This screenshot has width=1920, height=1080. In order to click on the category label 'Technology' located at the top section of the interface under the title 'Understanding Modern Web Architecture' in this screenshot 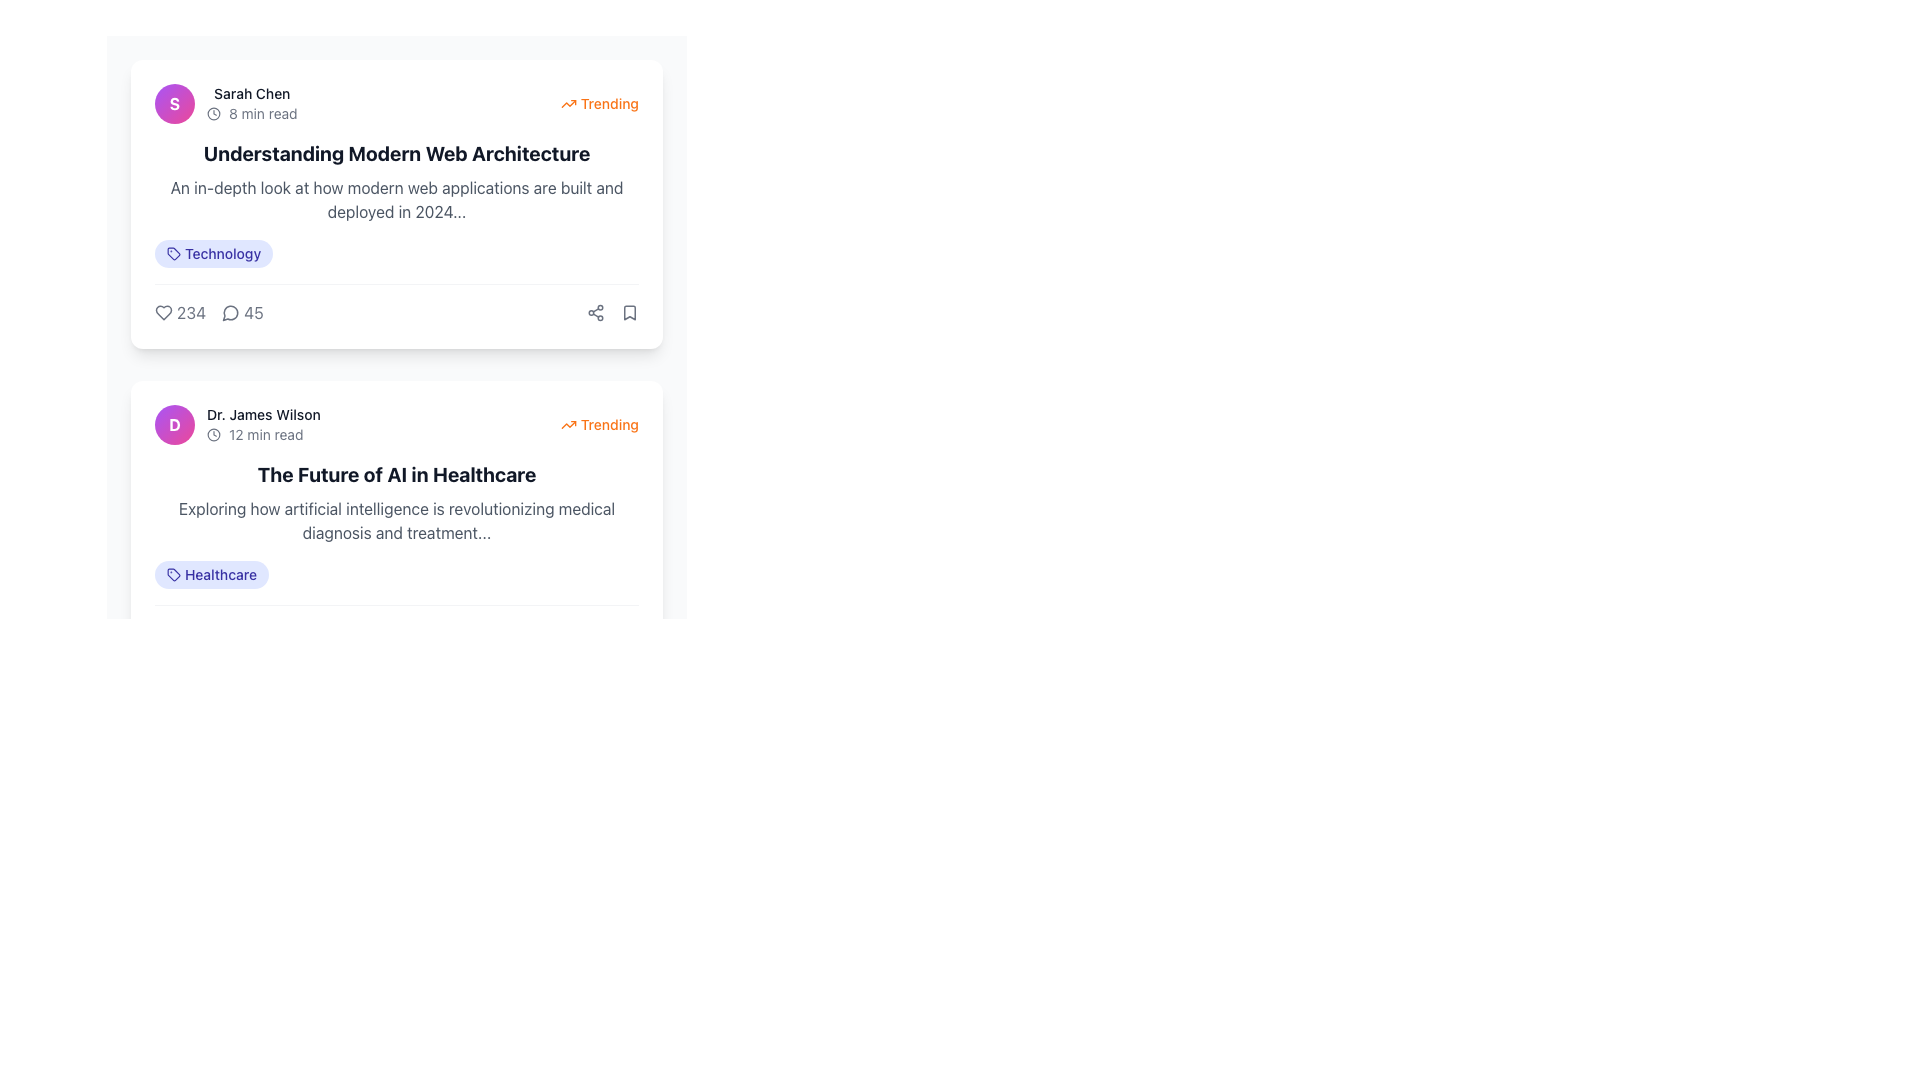, I will do `click(214, 253)`.